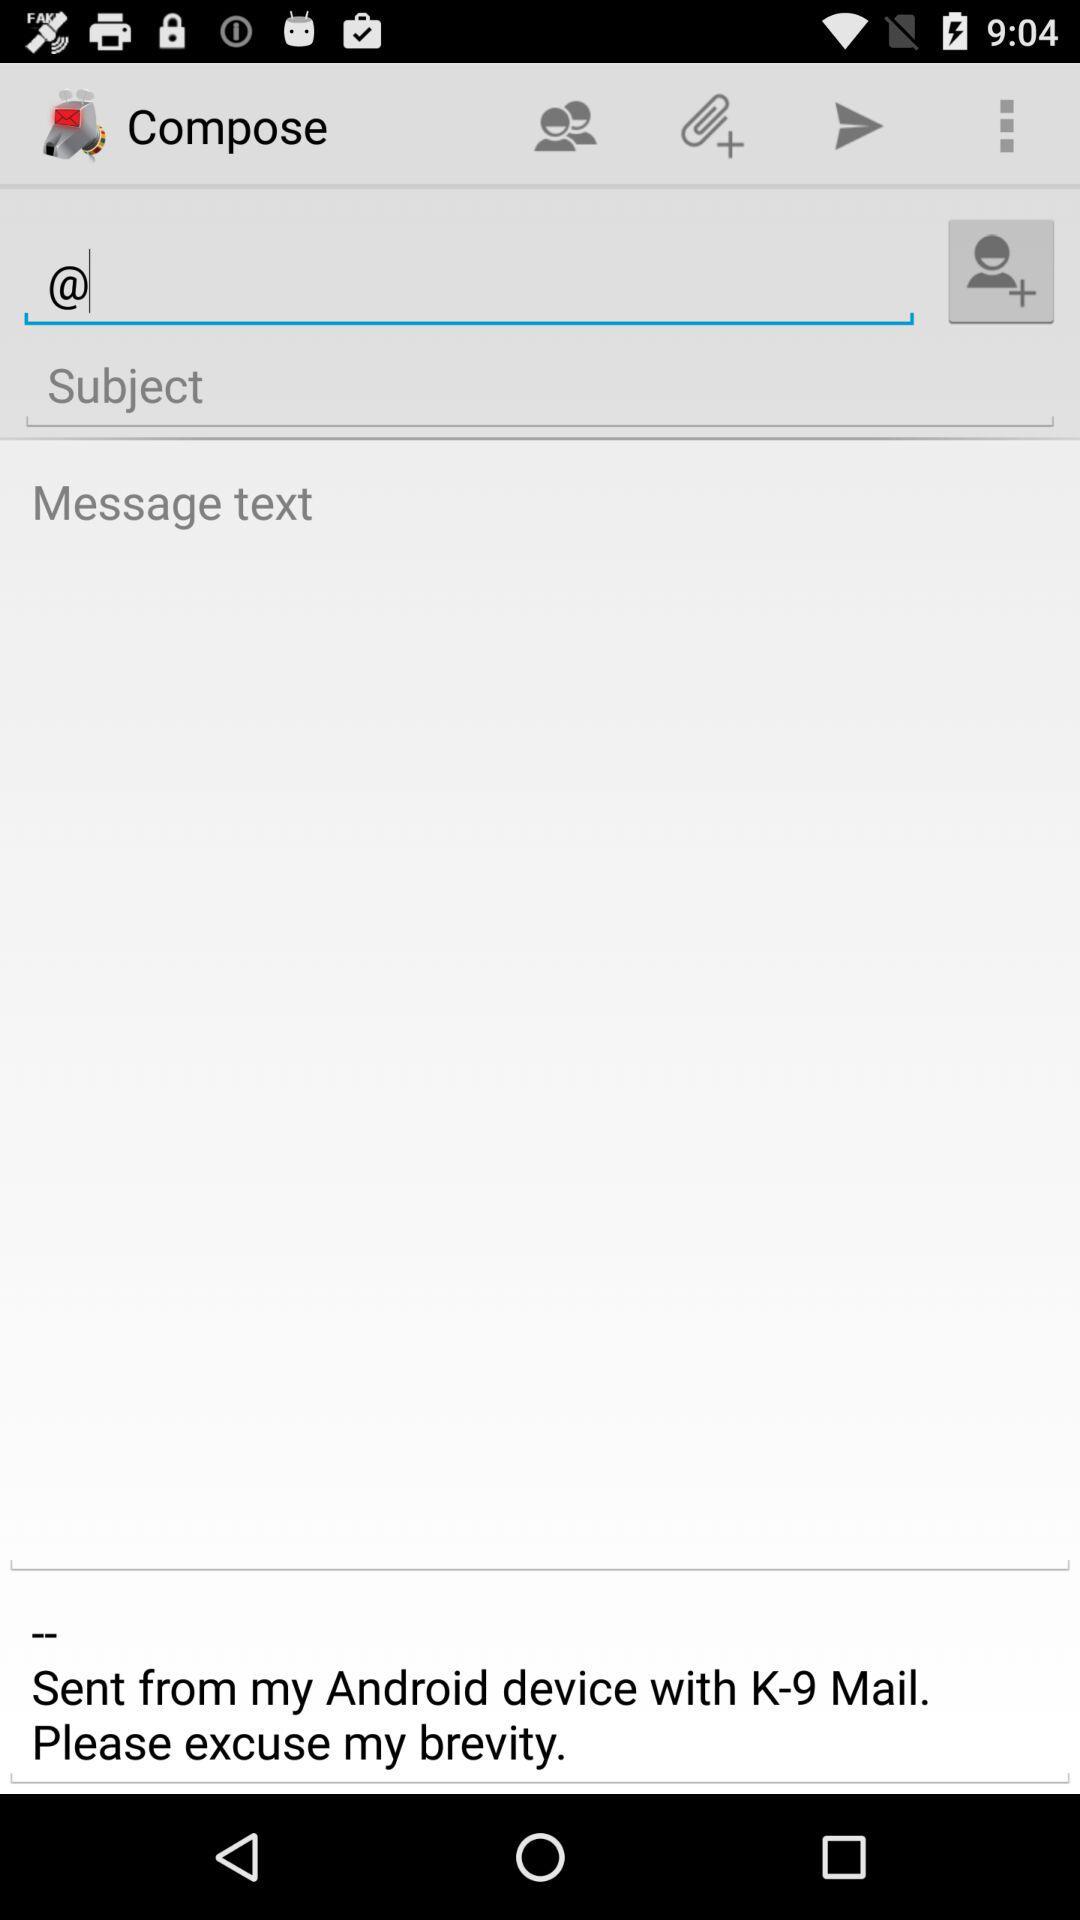 Image resolution: width=1080 pixels, height=1920 pixels. I want to click on item at the bottom, so click(540, 1686).